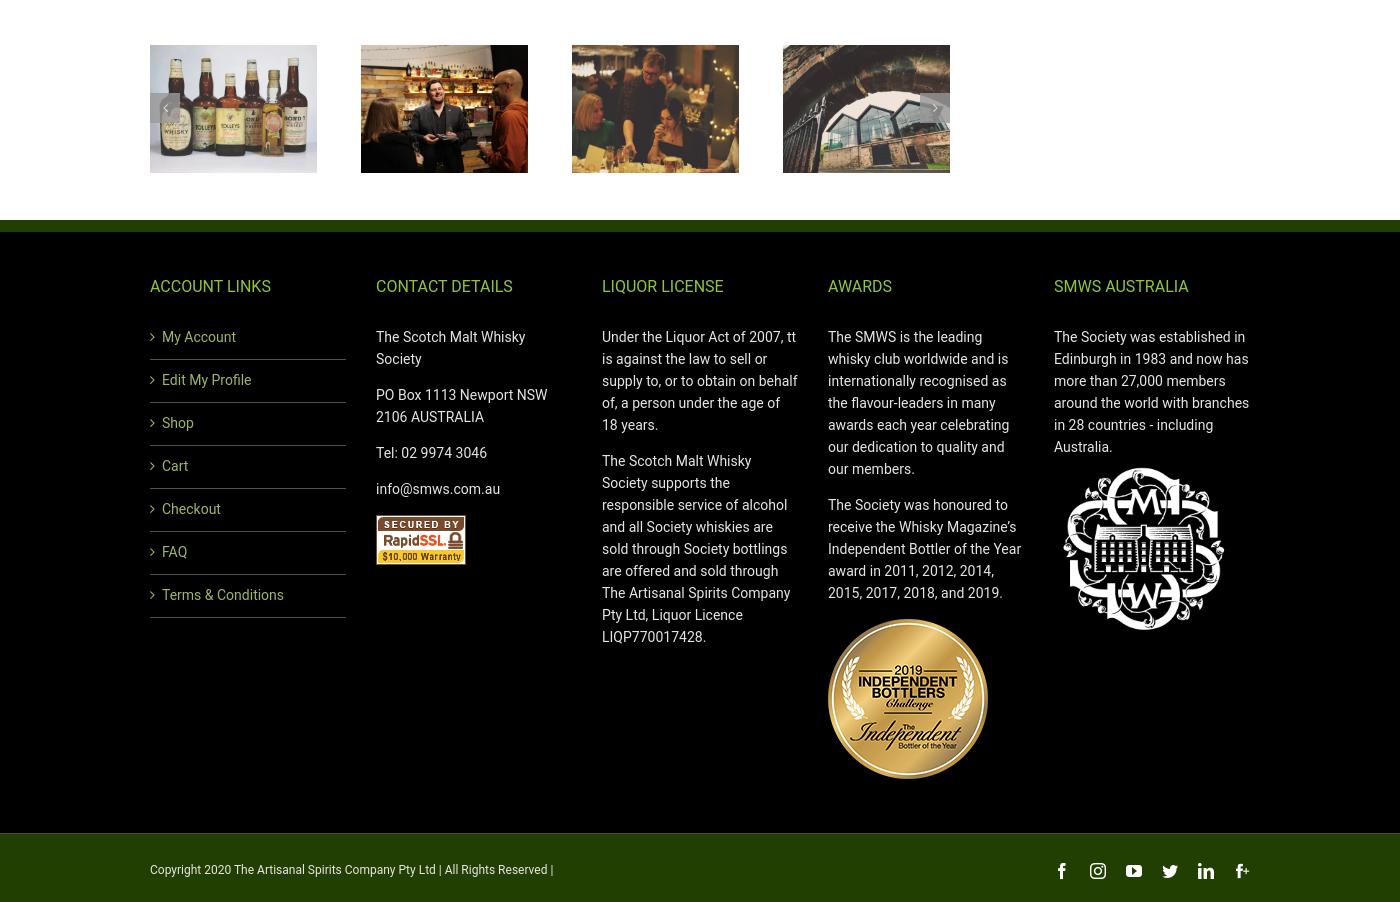 This screenshot has height=902, width=1400. I want to click on 'Account Links', so click(210, 286).